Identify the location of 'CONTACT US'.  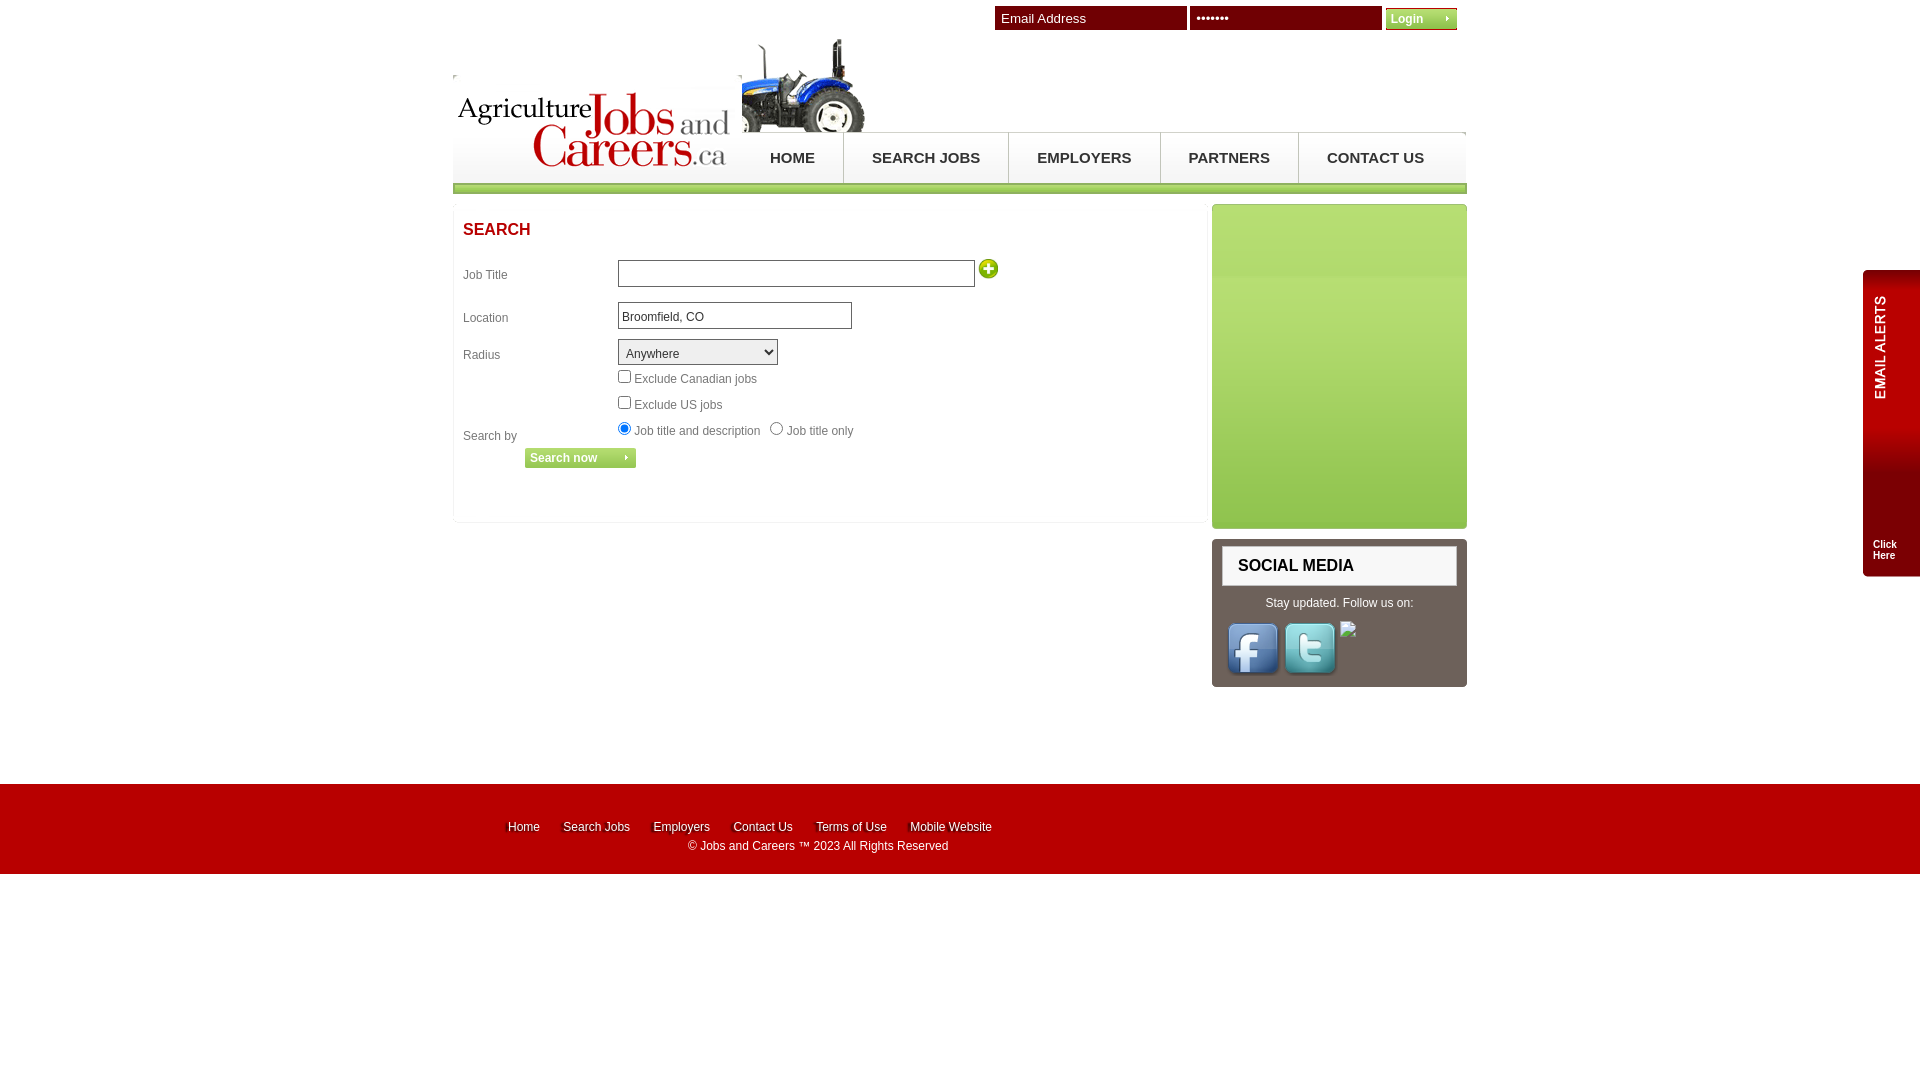
(1374, 156).